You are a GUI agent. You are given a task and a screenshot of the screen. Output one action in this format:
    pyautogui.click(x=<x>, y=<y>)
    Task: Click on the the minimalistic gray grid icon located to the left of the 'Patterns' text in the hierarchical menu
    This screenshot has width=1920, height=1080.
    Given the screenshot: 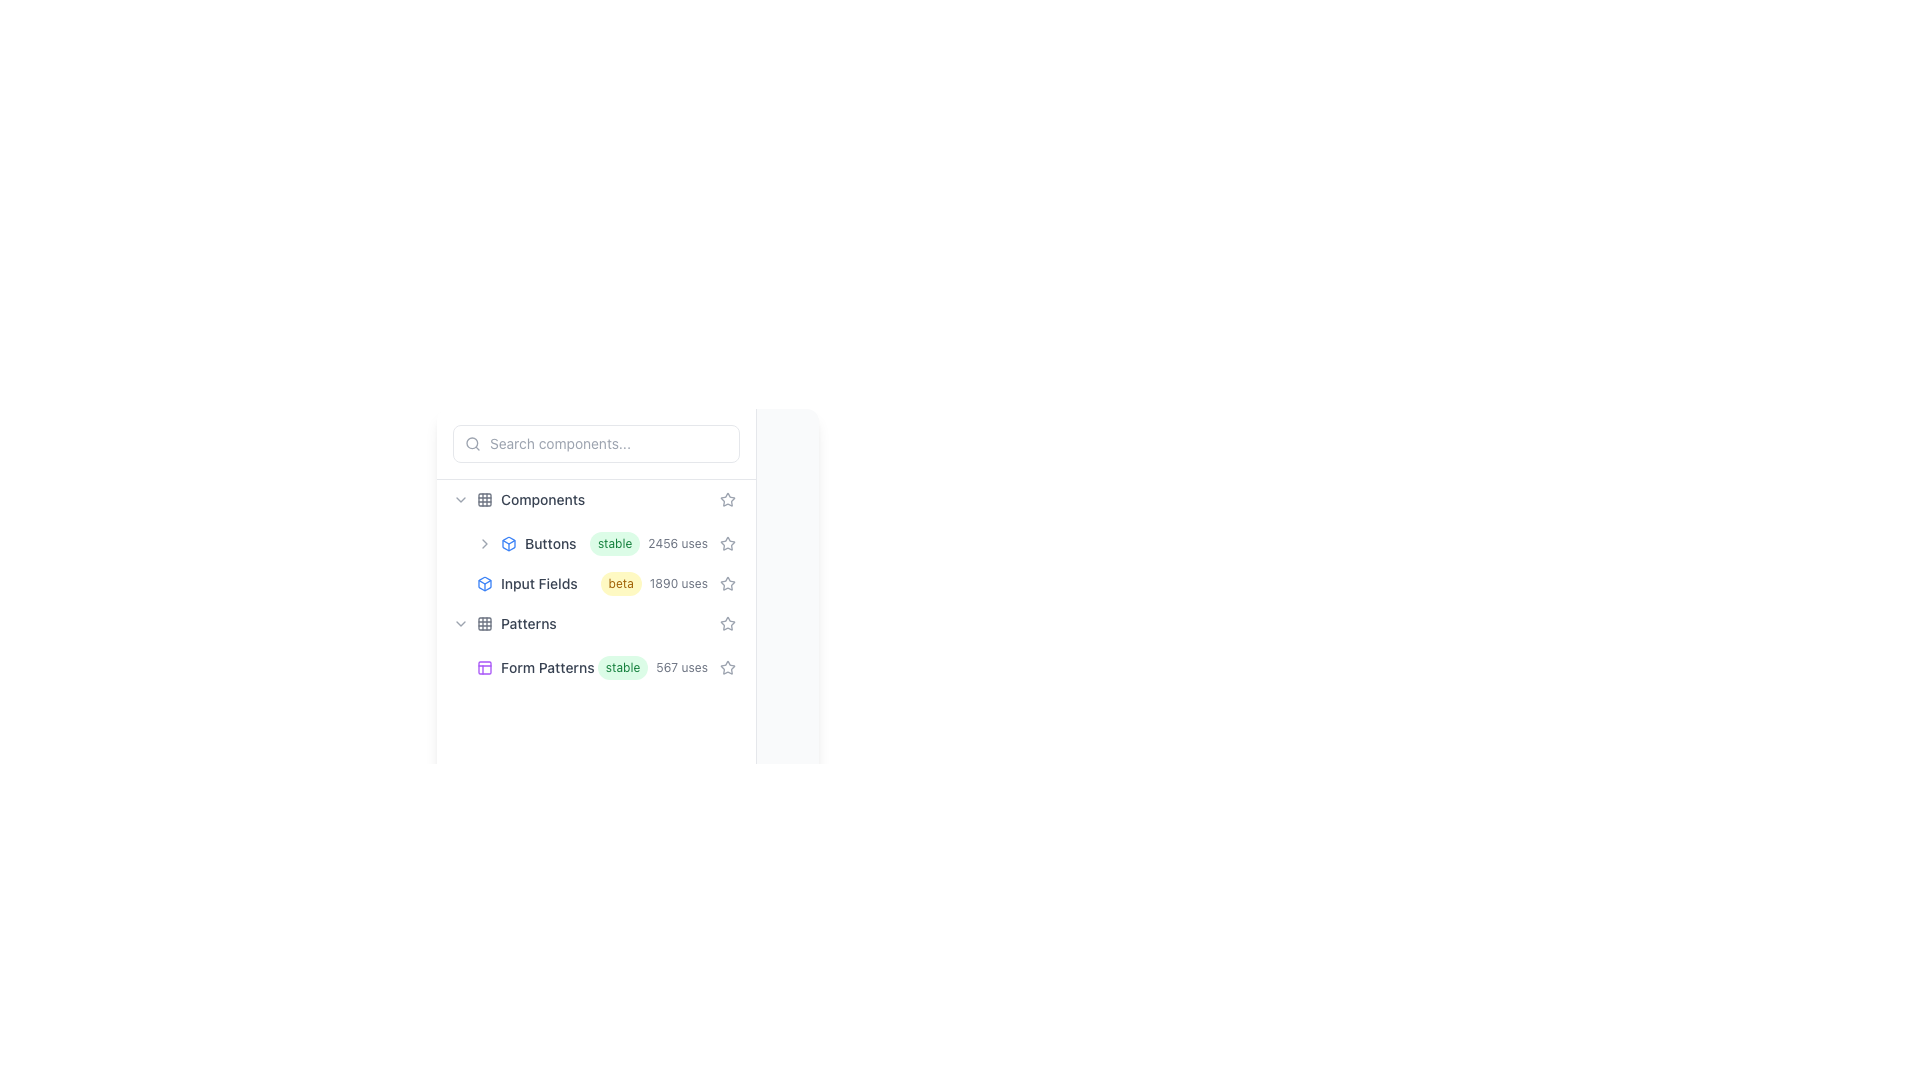 What is the action you would take?
    pyautogui.click(x=484, y=623)
    